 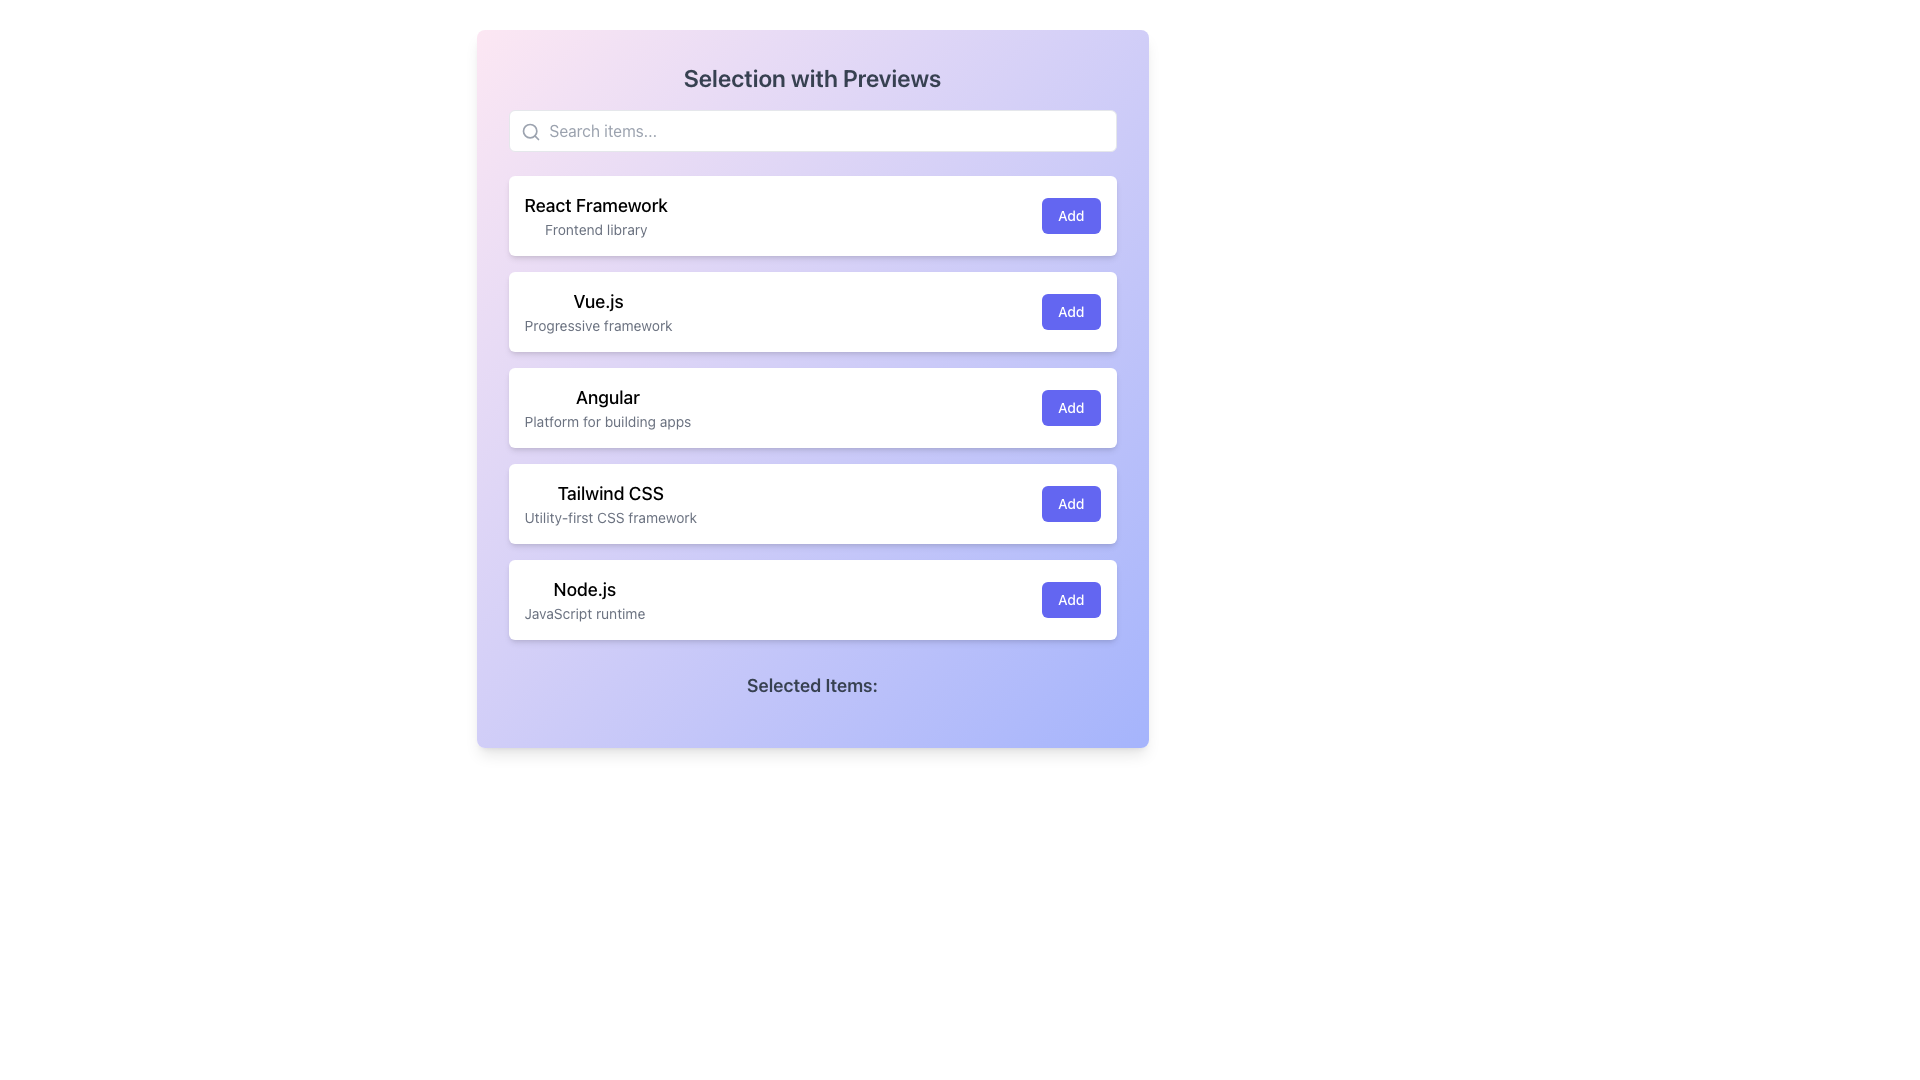 What do you see at coordinates (597, 325) in the screenshot?
I see `the static text label that describes Vue.js as a 'Progressive framework', located directly below the title 'Vue.js'` at bounding box center [597, 325].